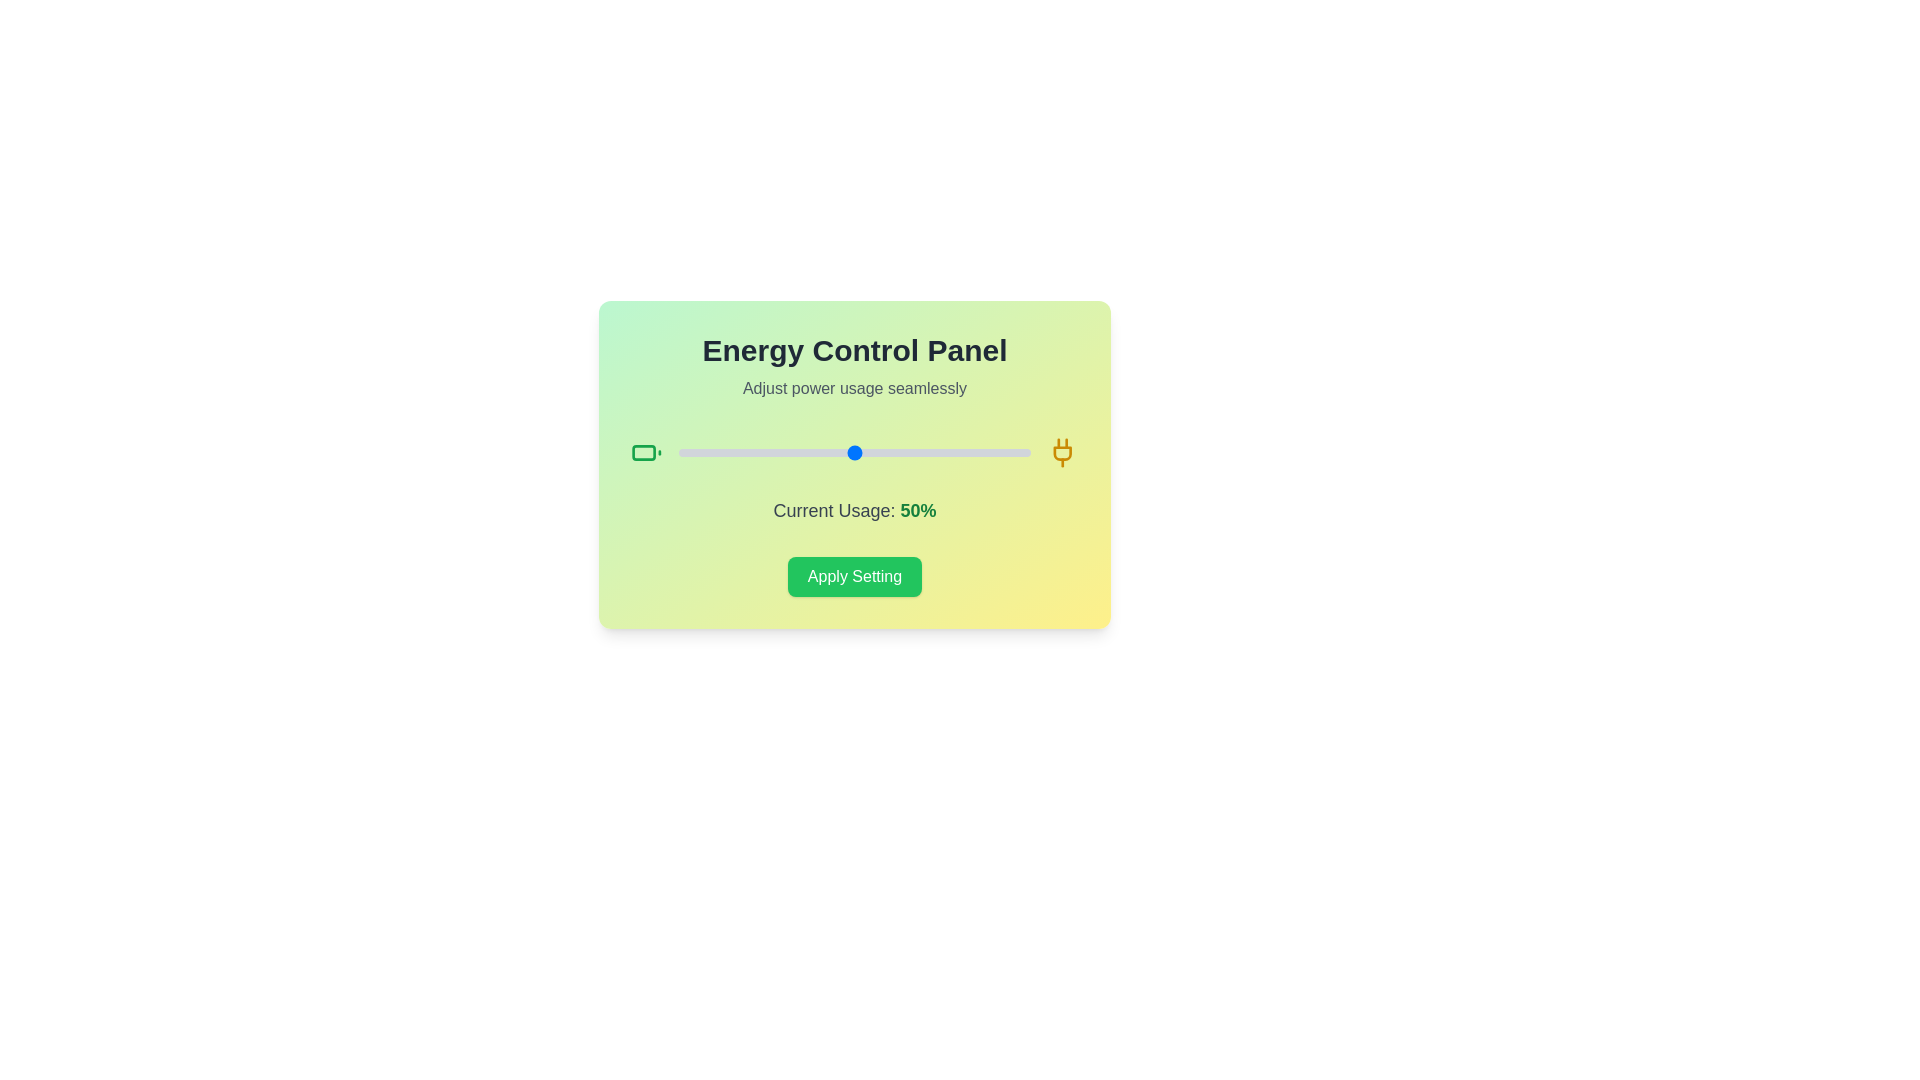 The width and height of the screenshot is (1920, 1080). I want to click on the energy usage slider, so click(733, 452).